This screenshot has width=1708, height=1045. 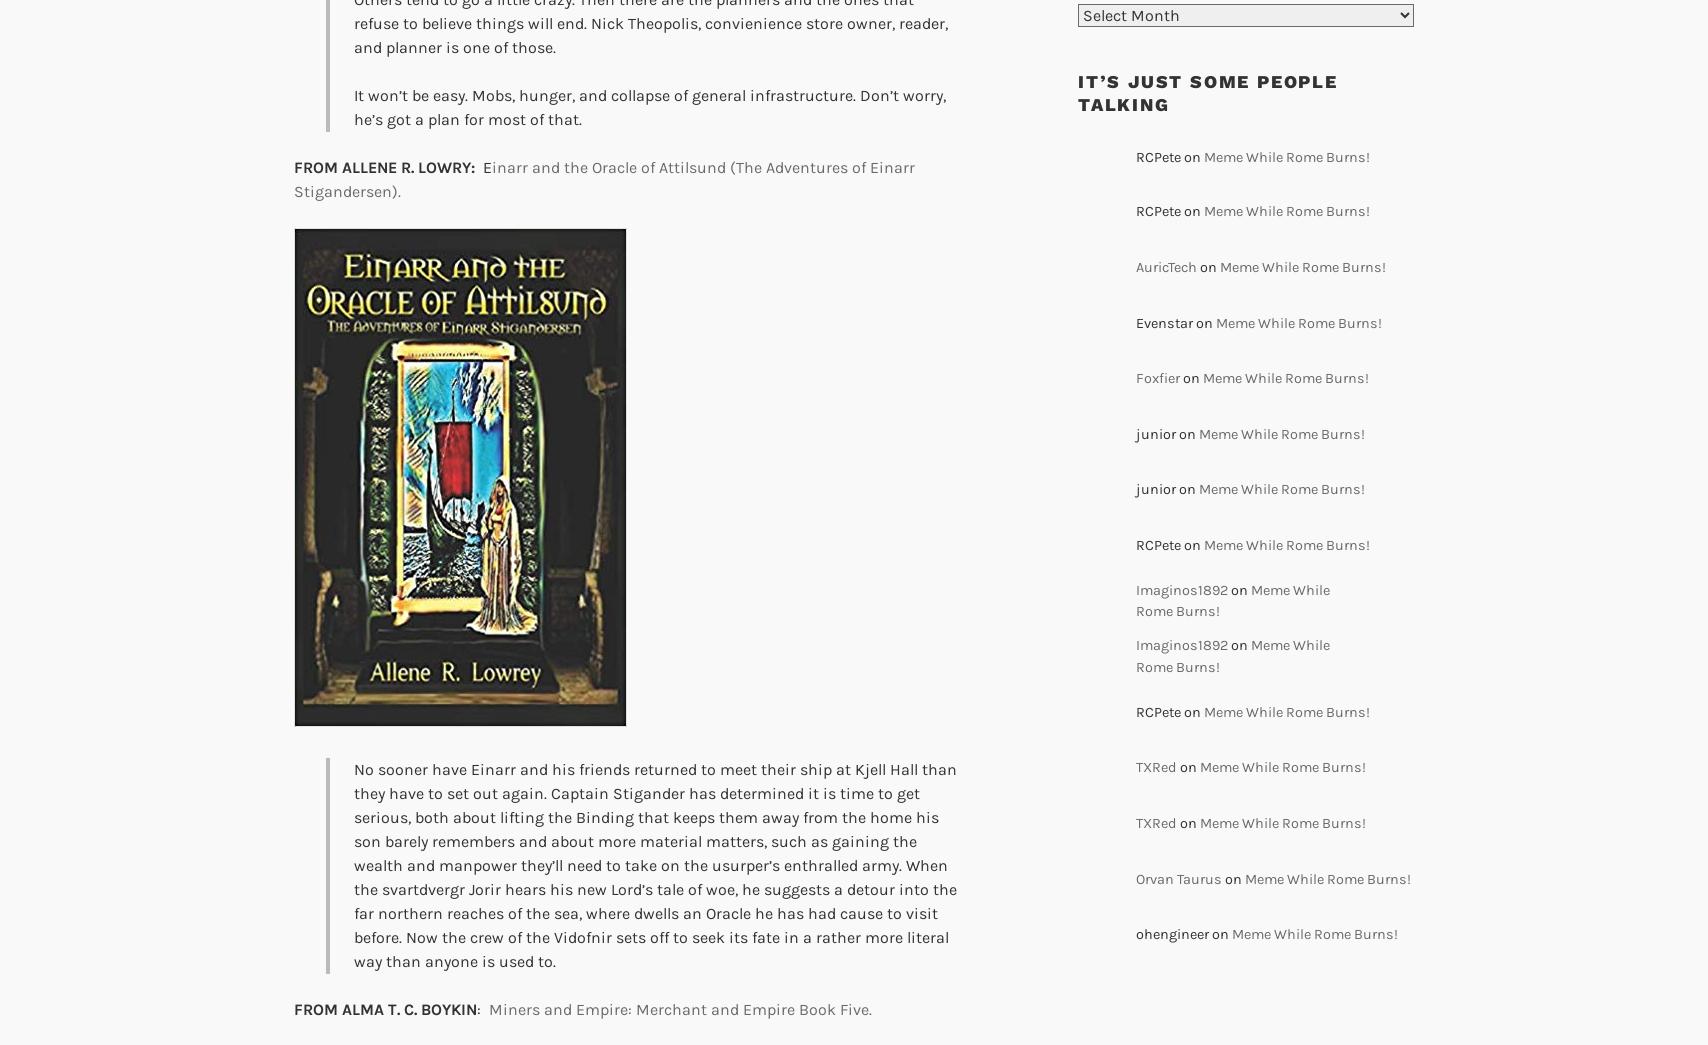 I want to click on 'FROM ALLENE R. LOWRY:', so click(x=293, y=166).